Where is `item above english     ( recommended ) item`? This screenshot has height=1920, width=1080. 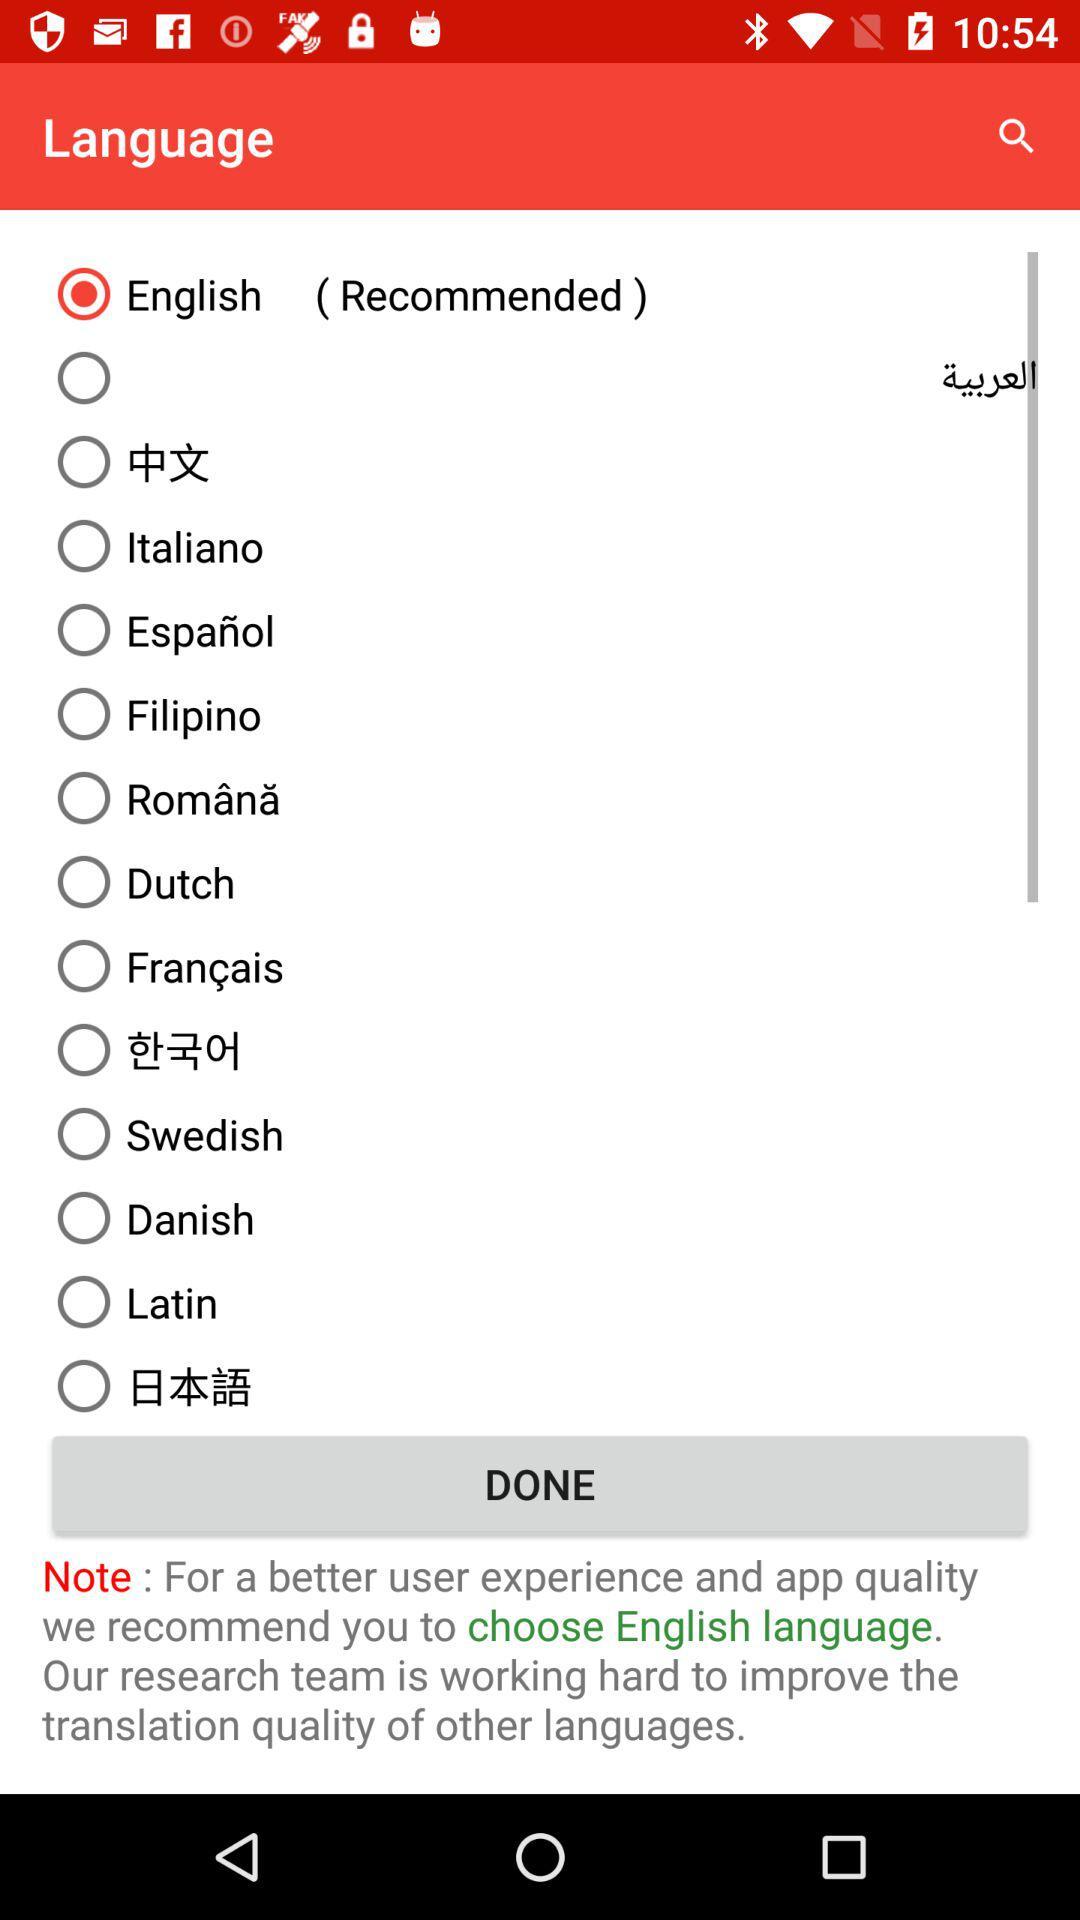 item above english     ( recommended ) item is located at coordinates (1017, 135).